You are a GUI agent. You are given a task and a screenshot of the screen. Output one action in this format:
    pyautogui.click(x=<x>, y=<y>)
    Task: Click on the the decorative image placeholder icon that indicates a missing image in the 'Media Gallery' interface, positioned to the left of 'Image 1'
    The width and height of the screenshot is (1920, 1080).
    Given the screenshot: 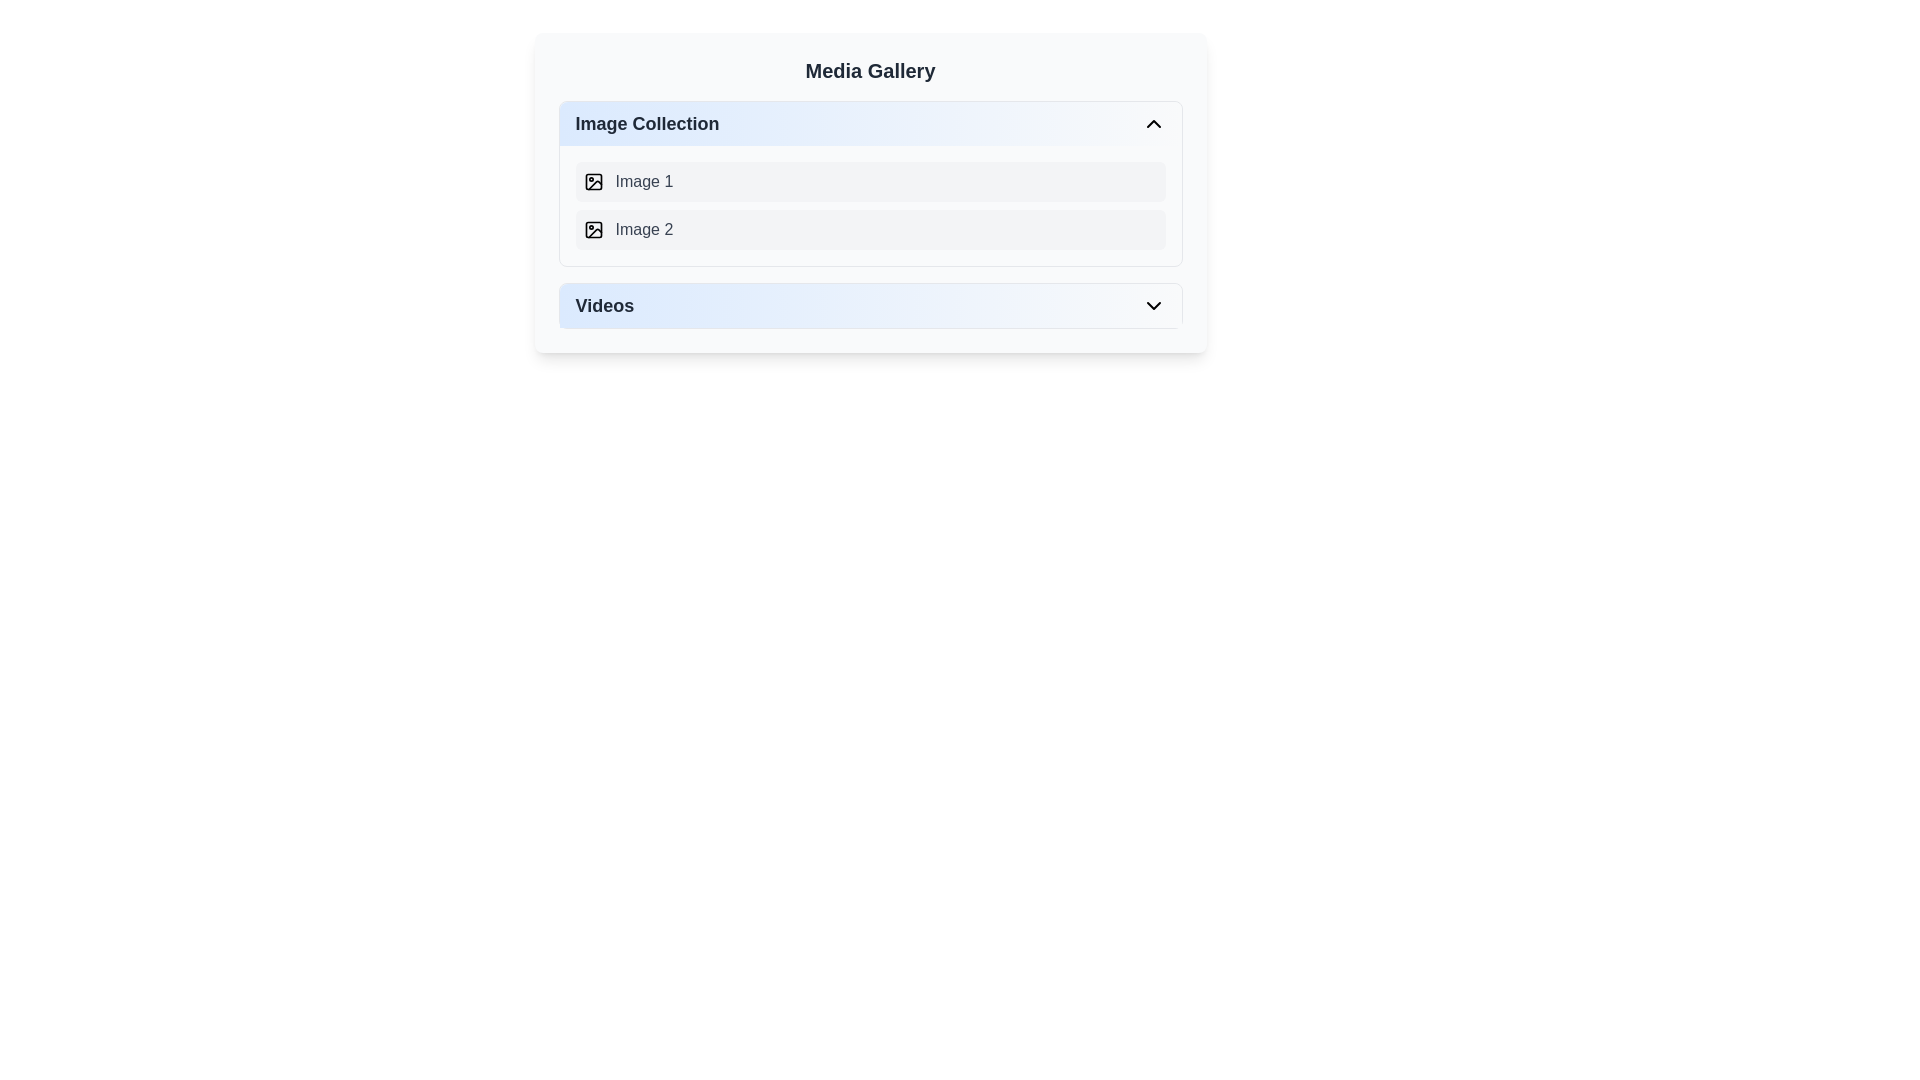 What is the action you would take?
    pyautogui.click(x=592, y=181)
    